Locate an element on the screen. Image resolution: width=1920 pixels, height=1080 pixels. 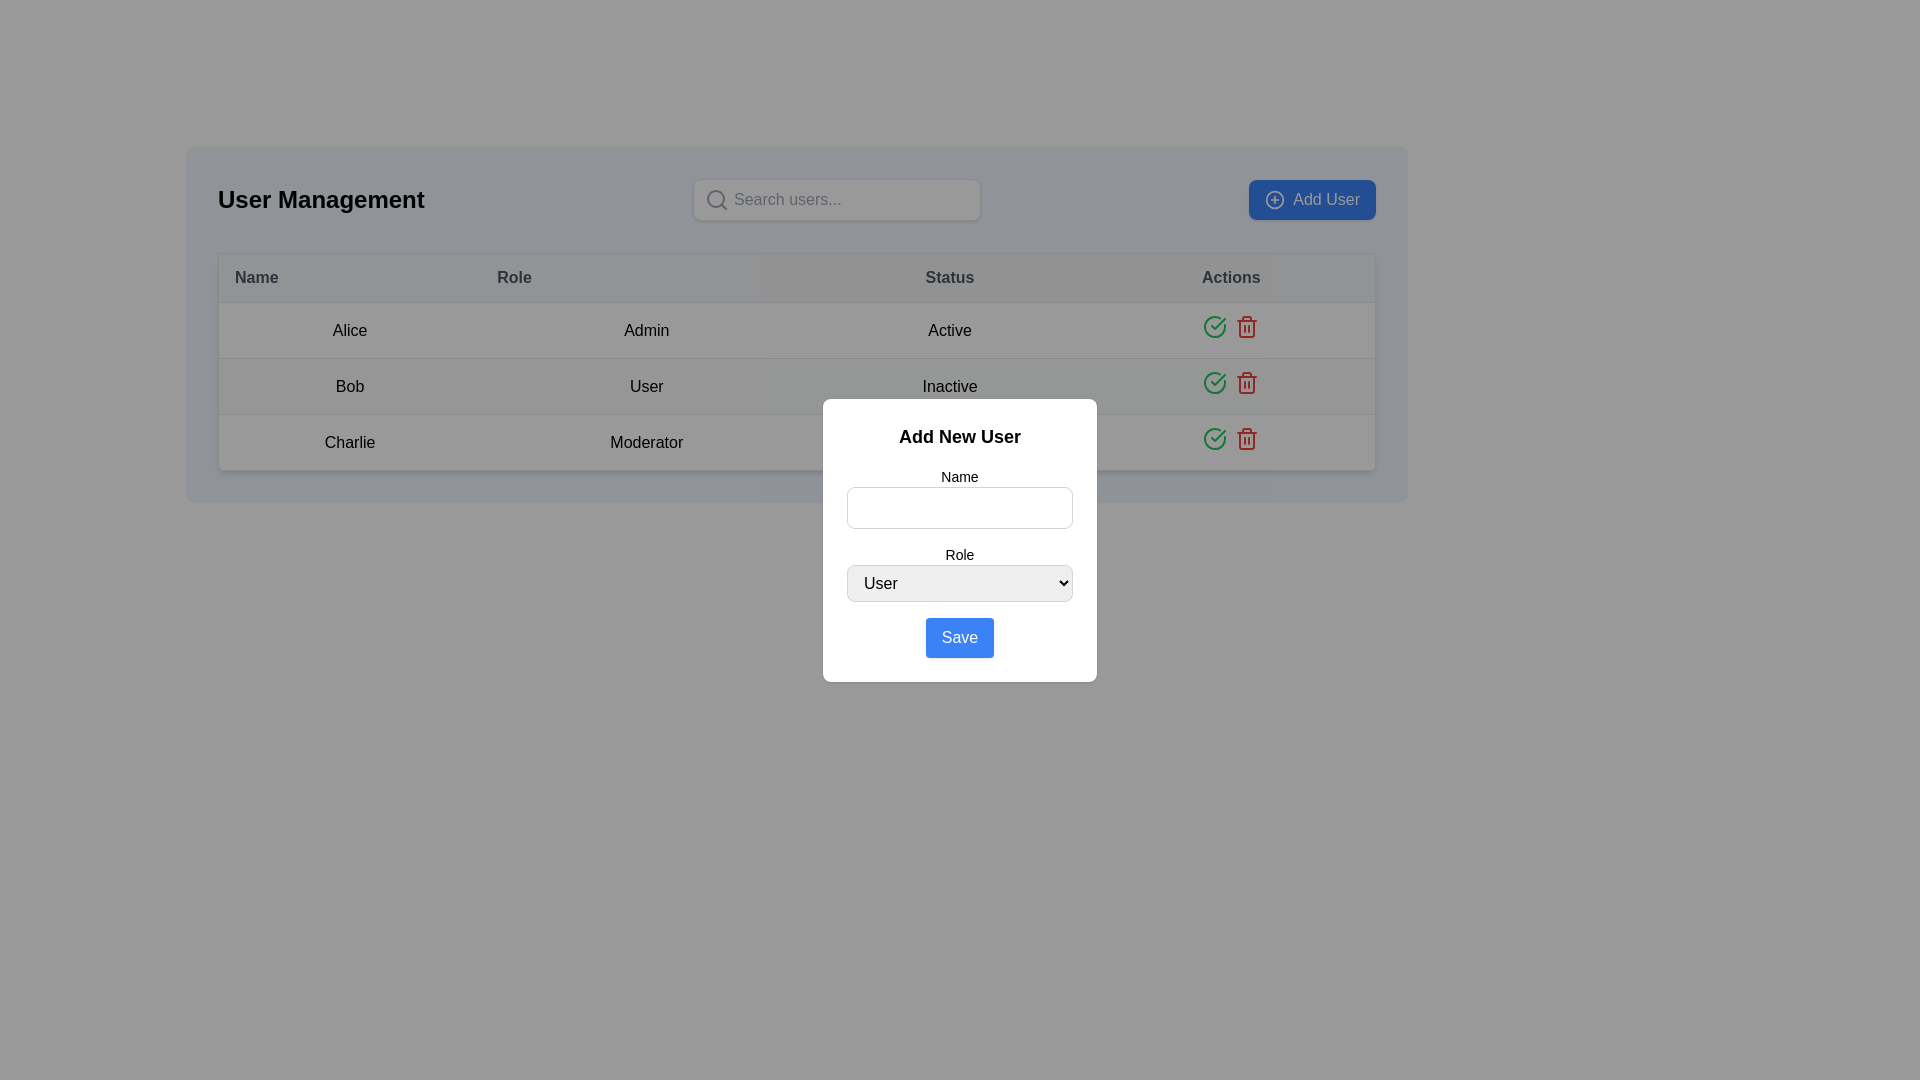
the table cell displaying the user role 'Moderator' for the user 'Charlie' in the user management table is located at coordinates (646, 441).